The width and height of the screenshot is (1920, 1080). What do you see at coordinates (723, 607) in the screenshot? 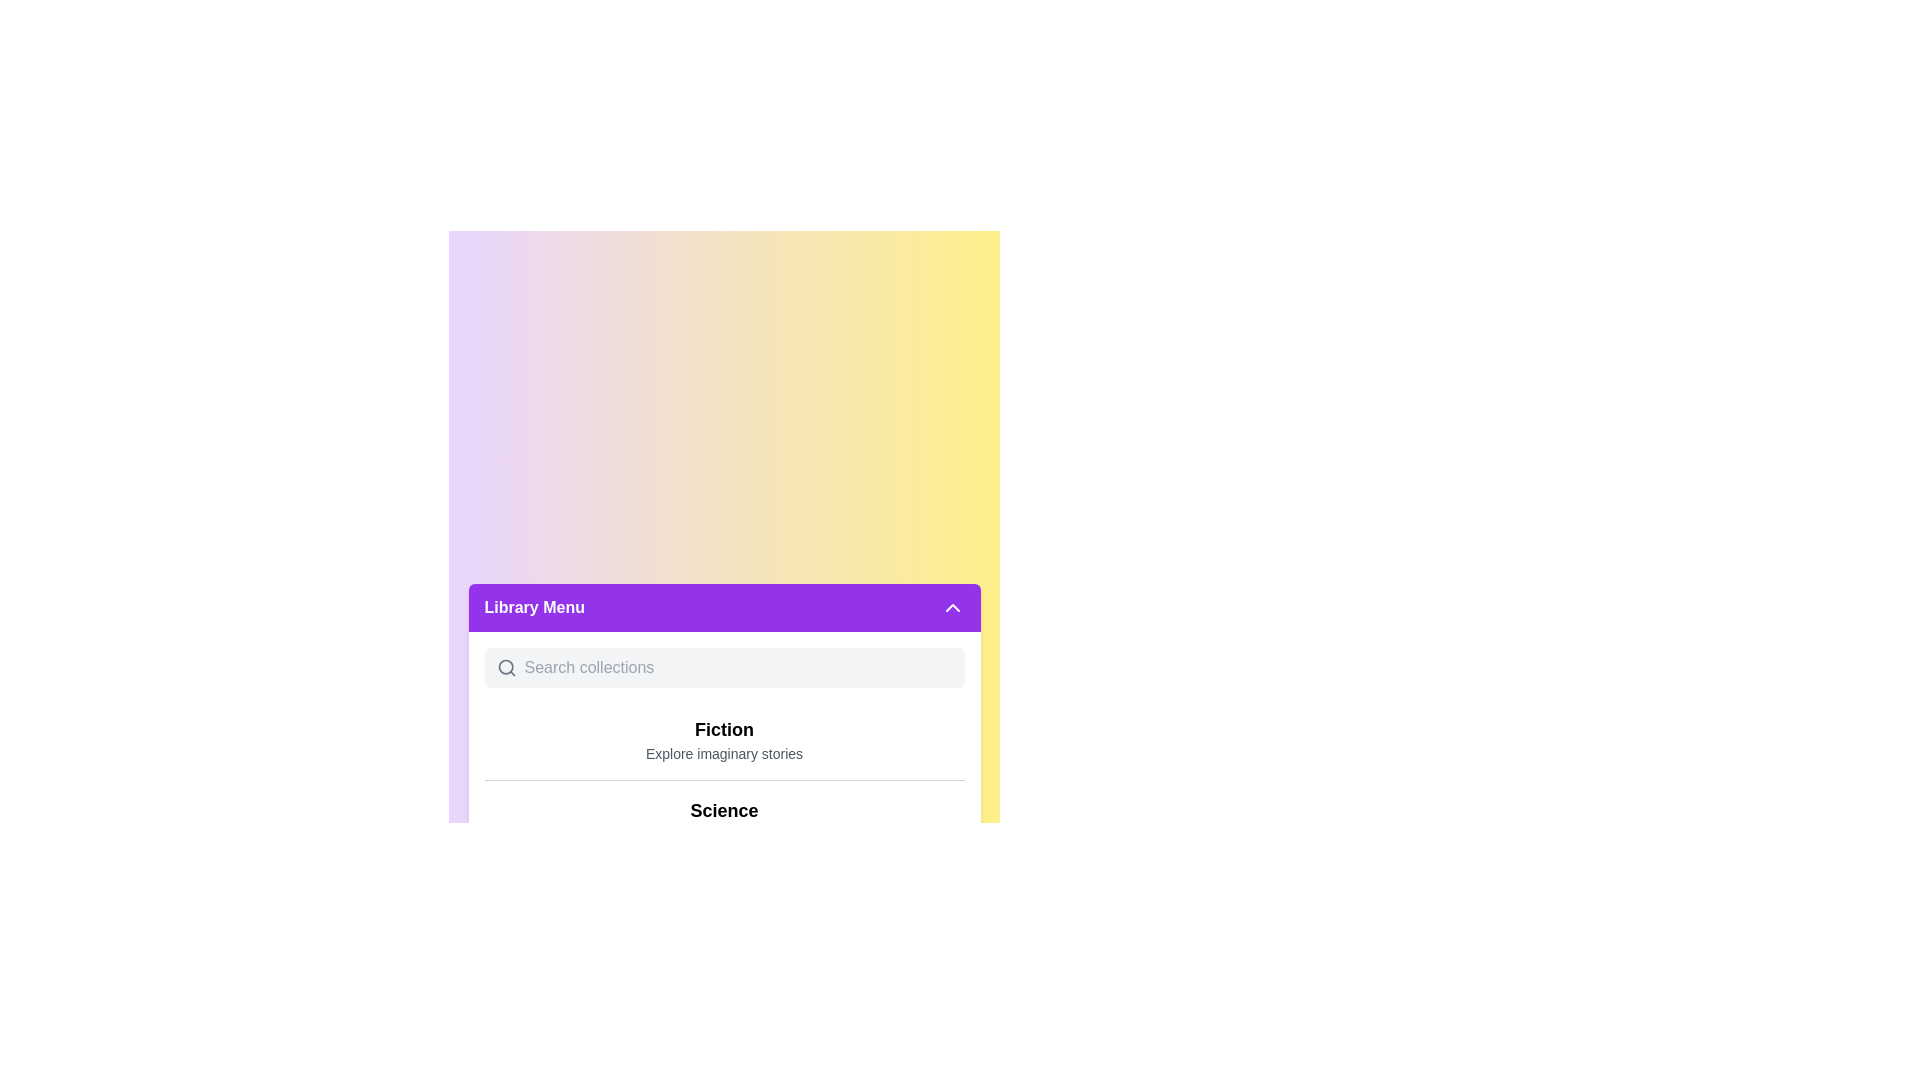
I see `the menu header to toggle the Library Menu visibility` at bounding box center [723, 607].